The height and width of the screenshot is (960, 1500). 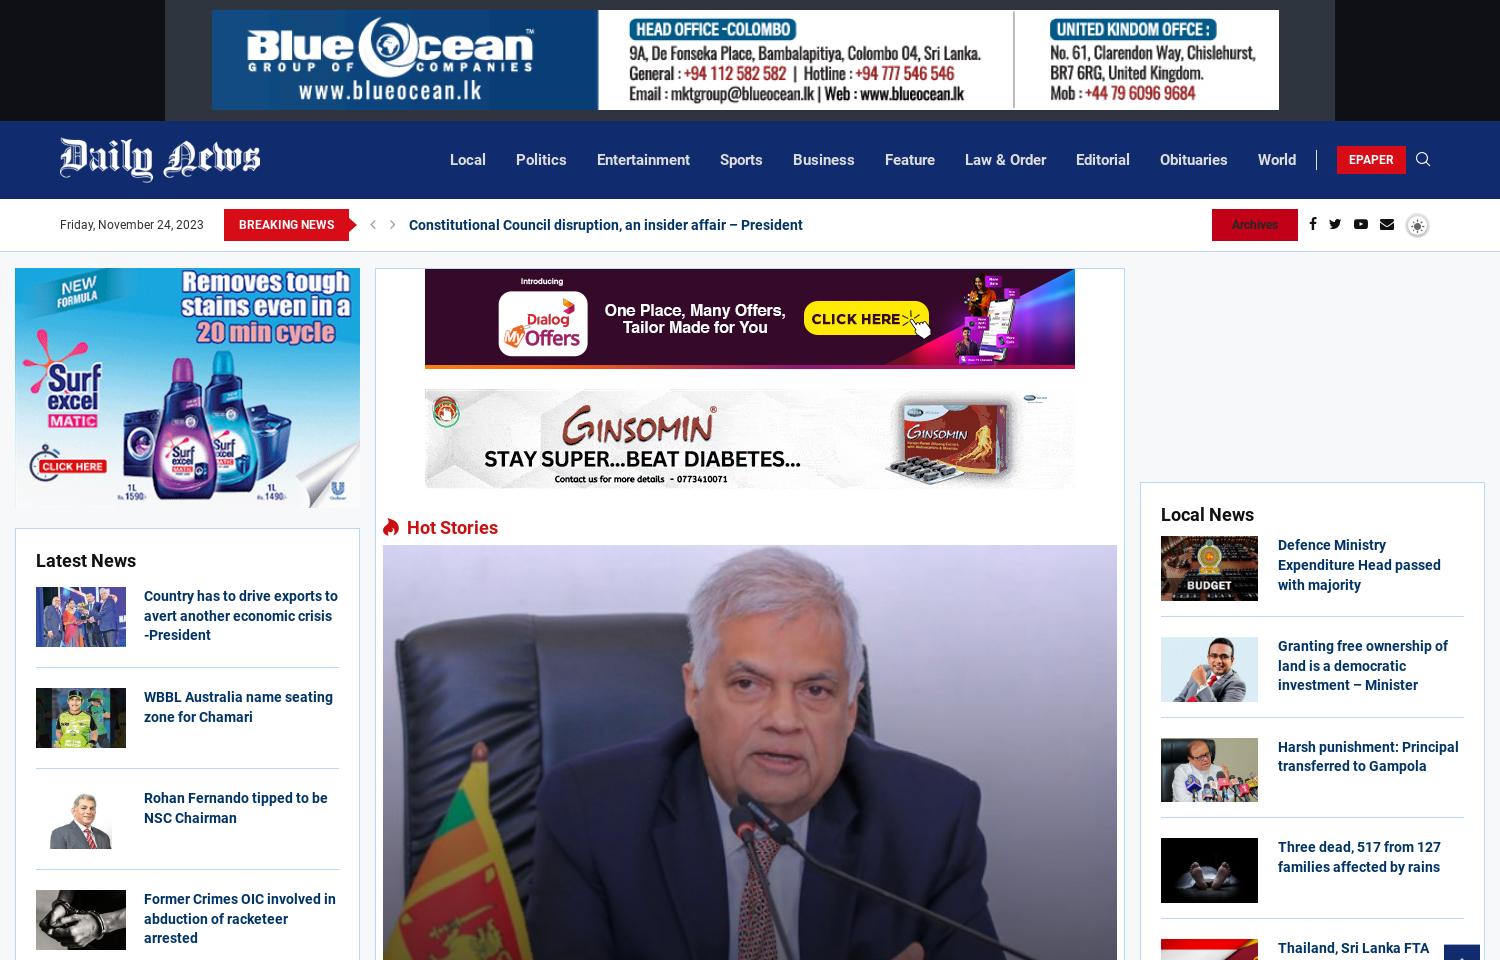 What do you see at coordinates (240, 613) in the screenshot?
I see `'Country has to drive exports to avert another economic crisis -President'` at bounding box center [240, 613].